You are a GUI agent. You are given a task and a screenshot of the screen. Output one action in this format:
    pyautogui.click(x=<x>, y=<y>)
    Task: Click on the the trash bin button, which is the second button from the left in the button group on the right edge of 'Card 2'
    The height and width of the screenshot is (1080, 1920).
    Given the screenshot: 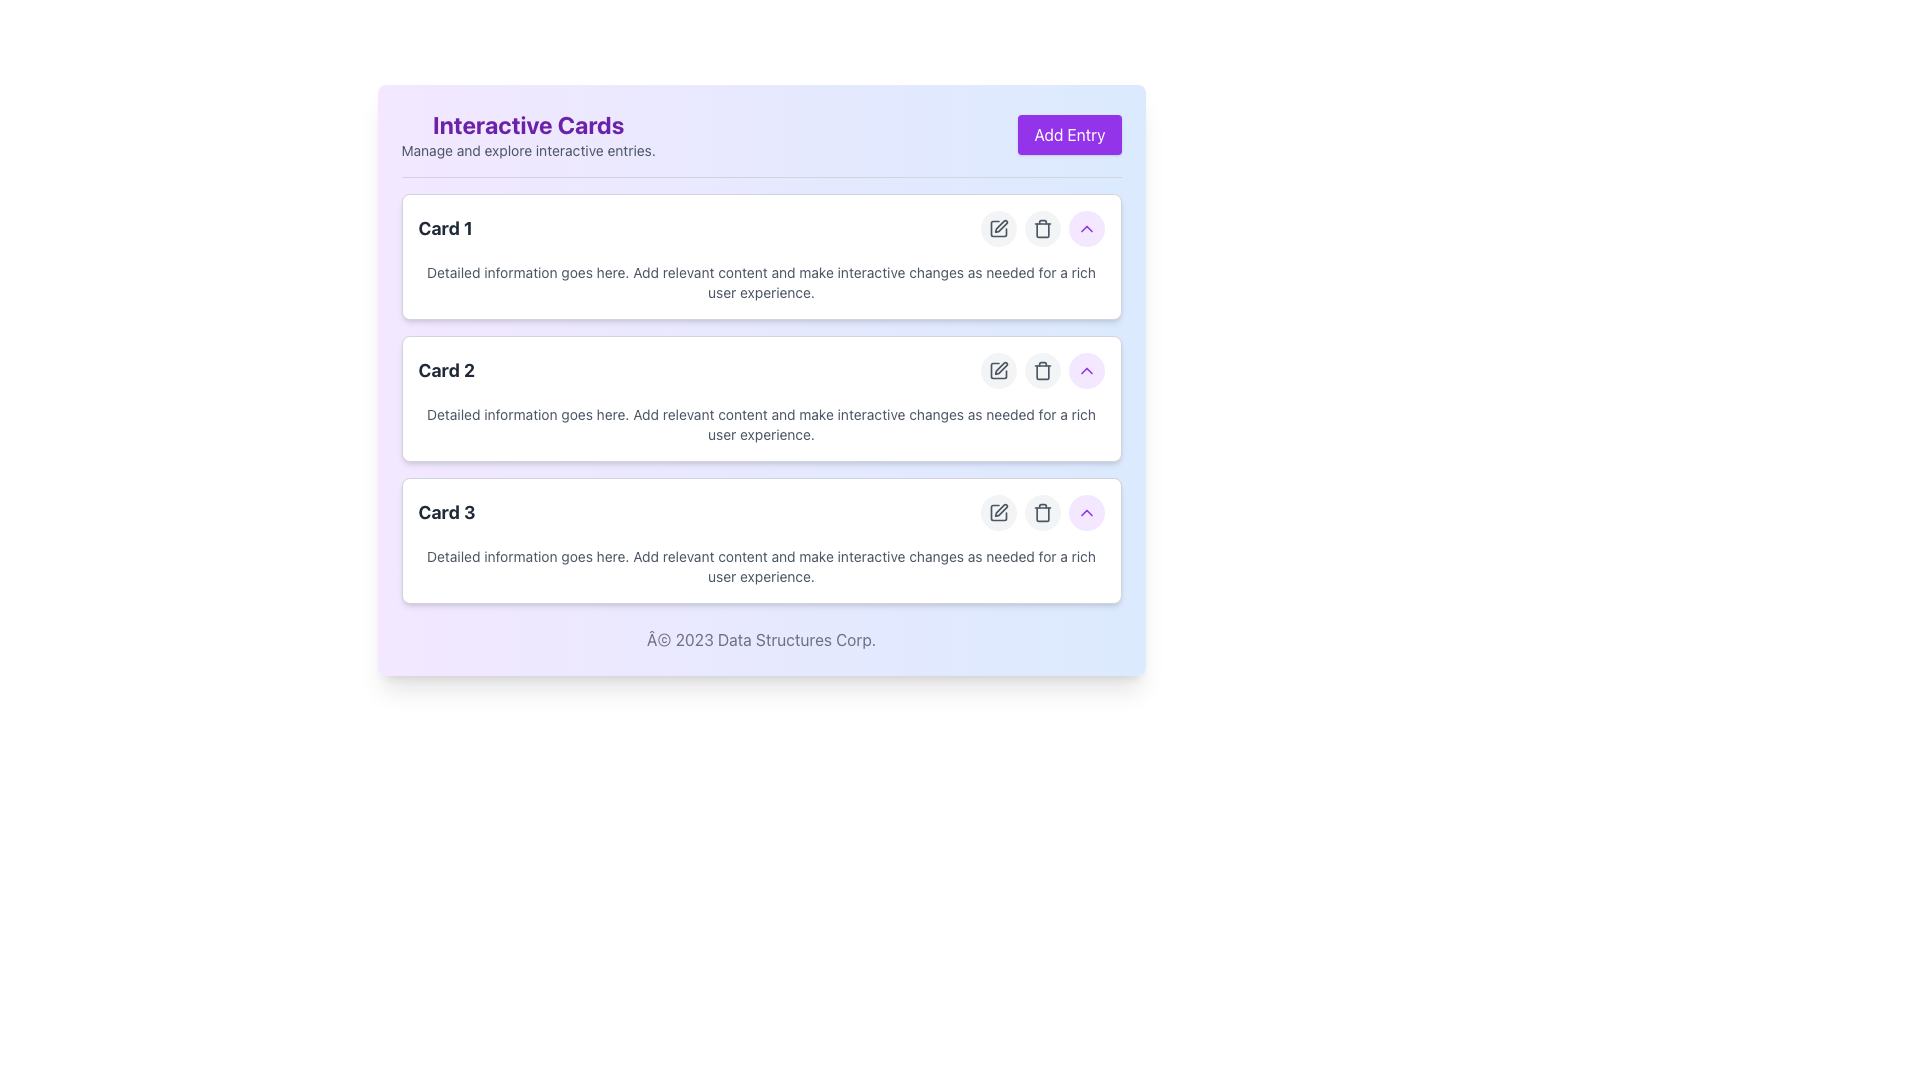 What is the action you would take?
    pyautogui.click(x=1041, y=370)
    